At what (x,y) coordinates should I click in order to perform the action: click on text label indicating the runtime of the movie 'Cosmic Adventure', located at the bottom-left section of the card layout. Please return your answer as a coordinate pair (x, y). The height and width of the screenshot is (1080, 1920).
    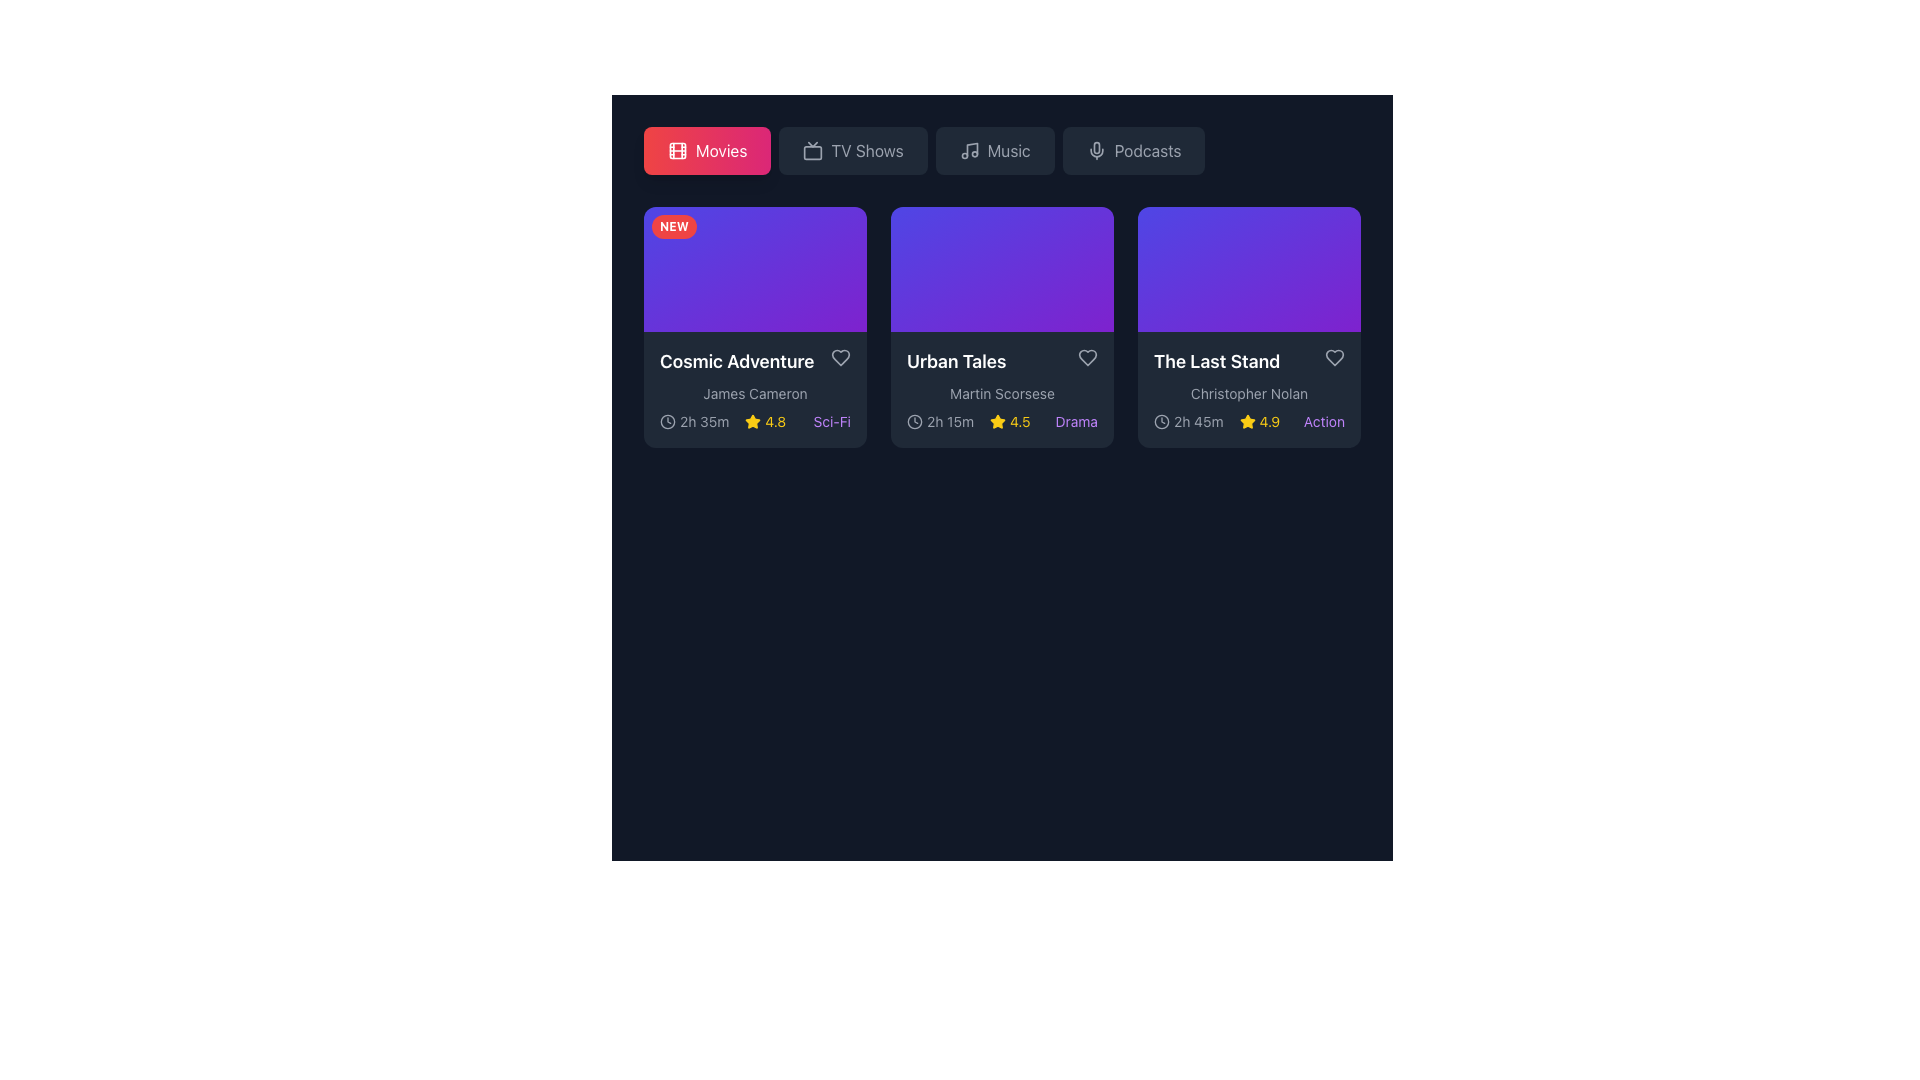
    Looking at the image, I should click on (694, 421).